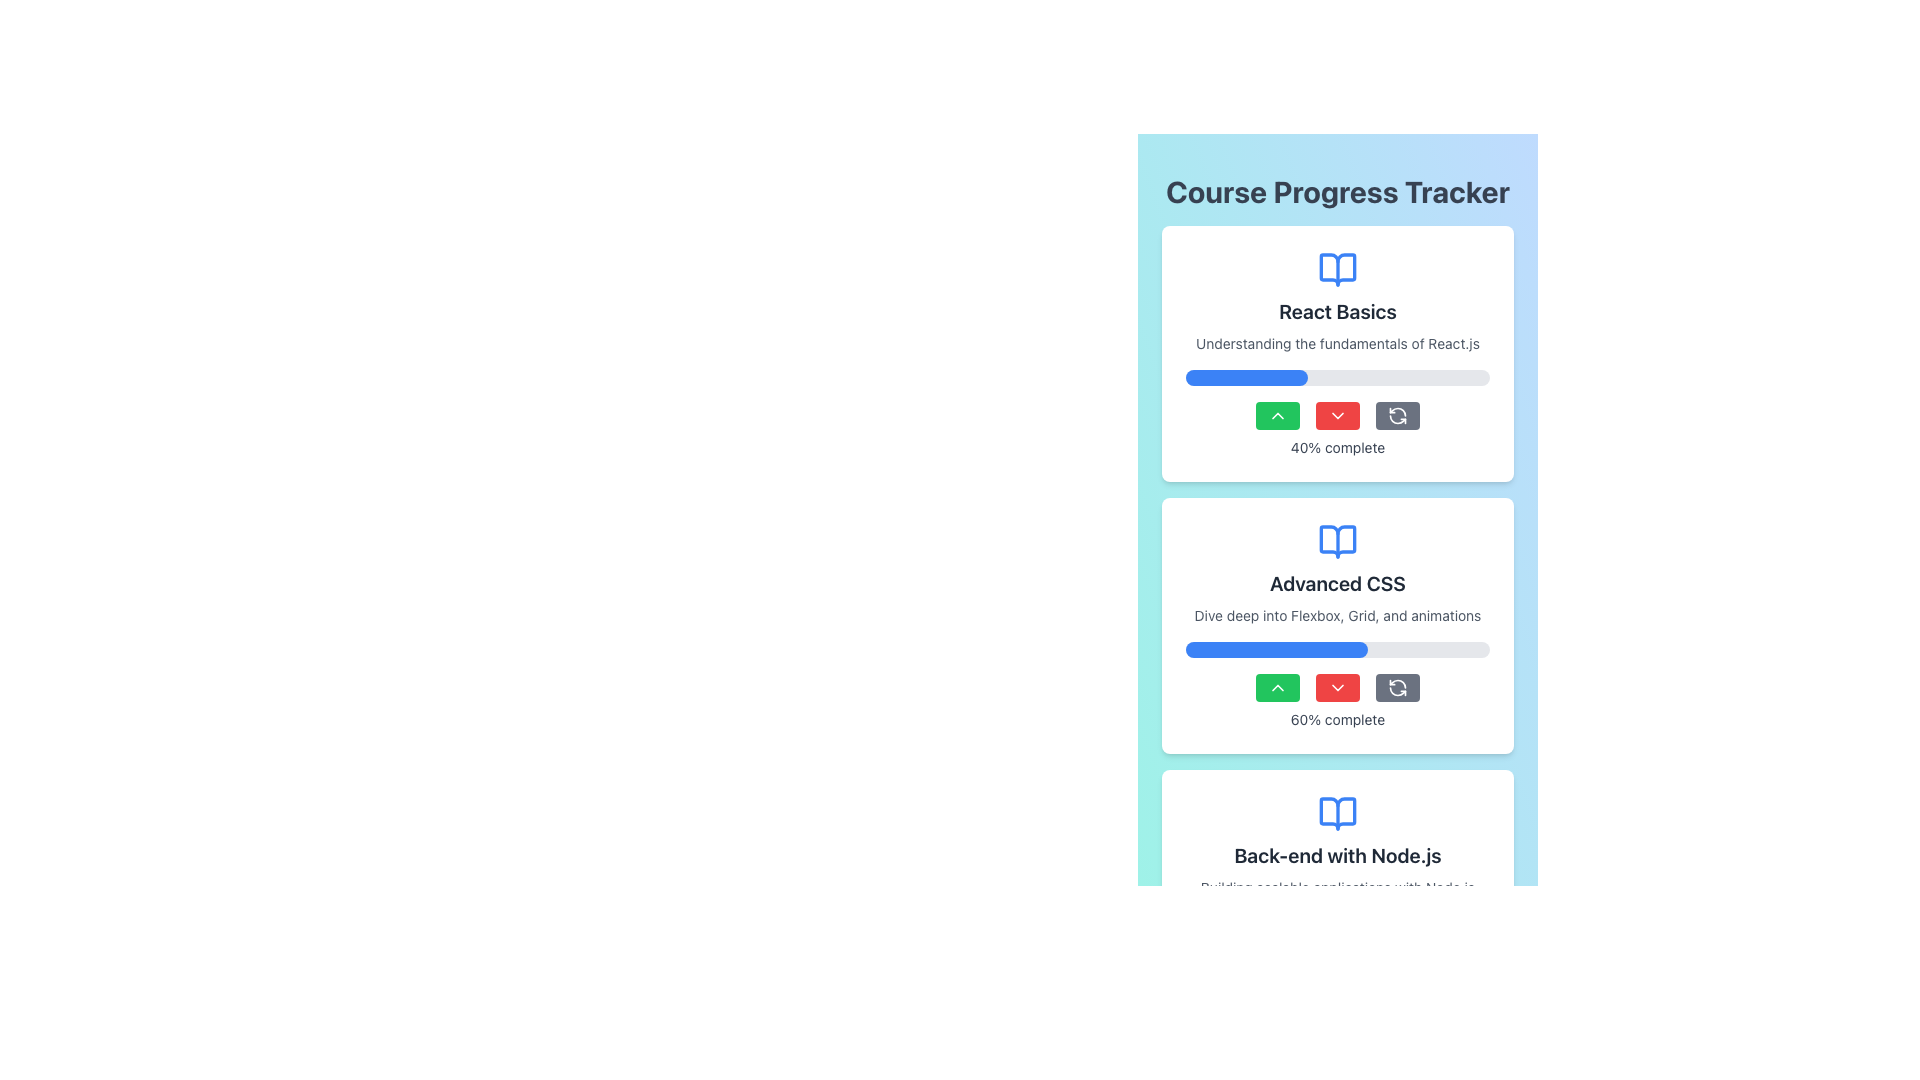  I want to click on the first icon button located in the top-left portion of the interface, set against a green rectangular background, so click(1276, 686).